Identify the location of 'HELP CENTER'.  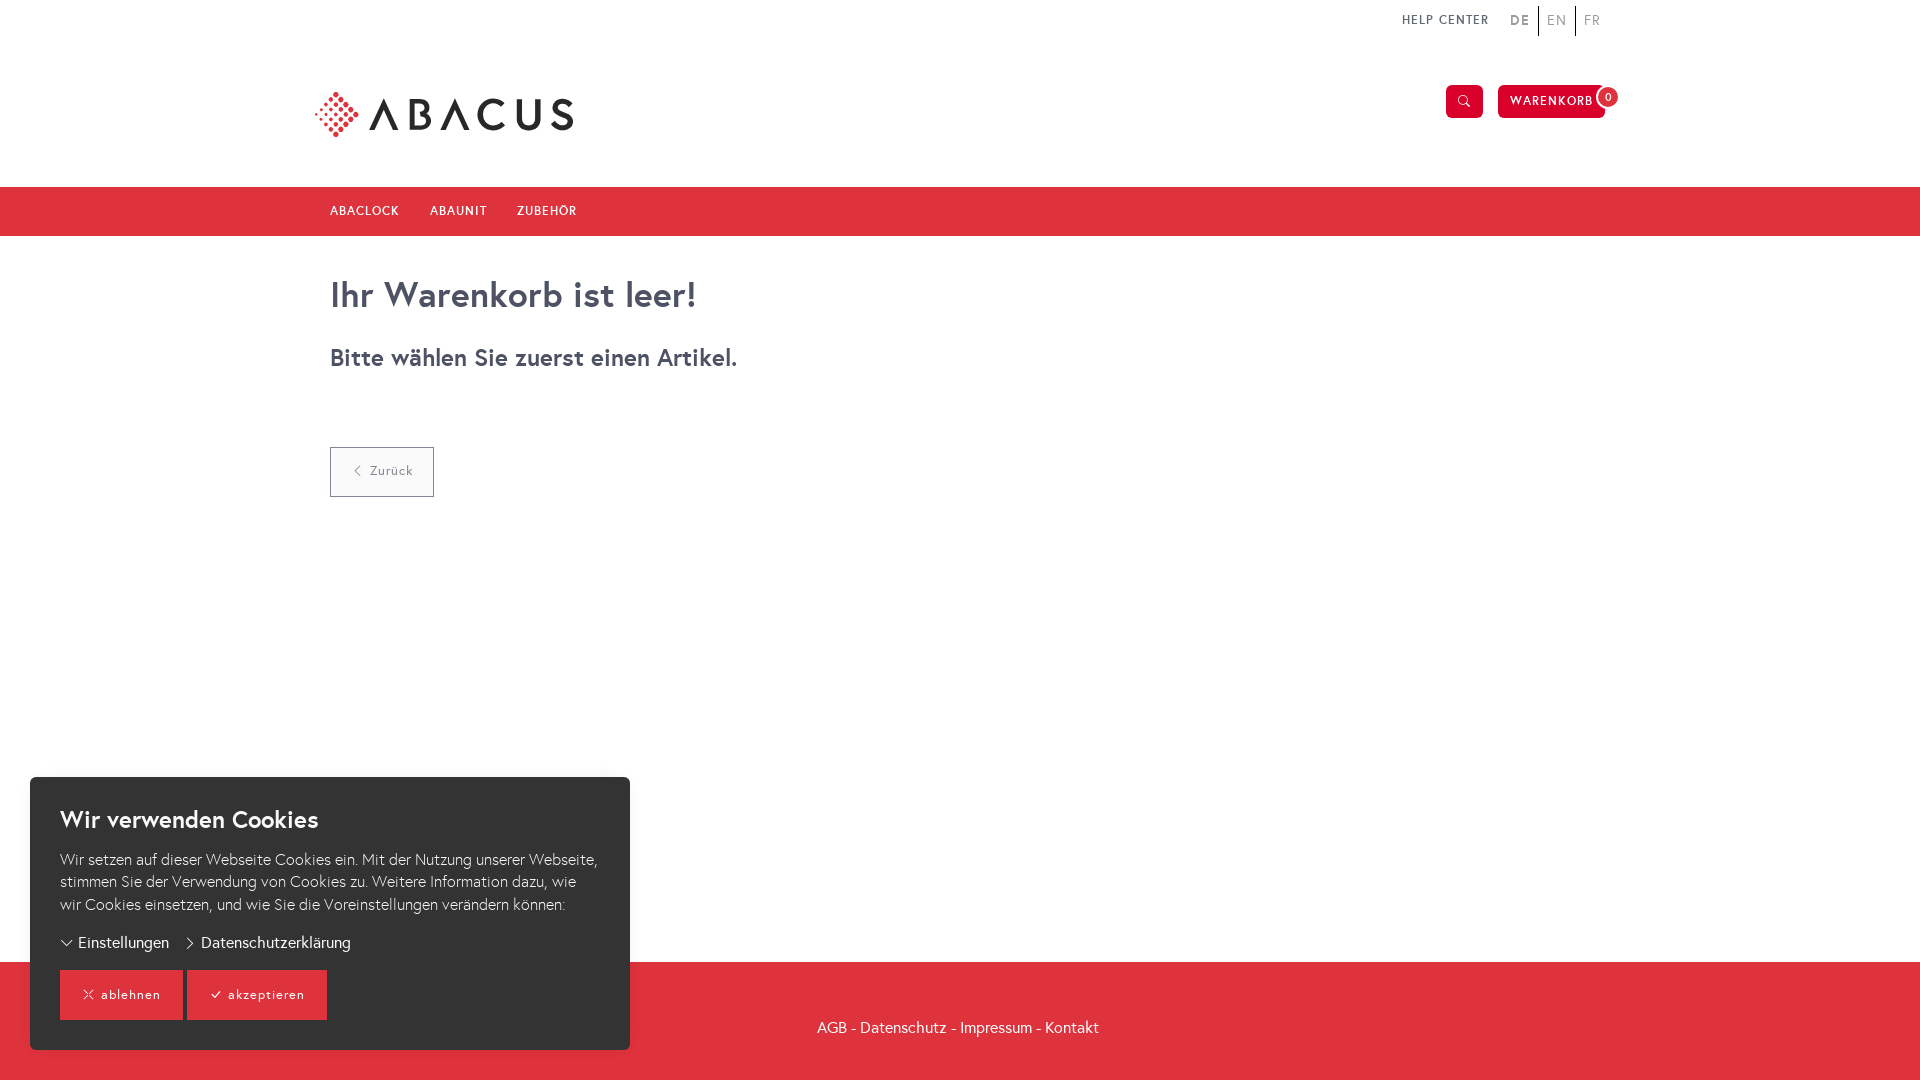
(1400, 19).